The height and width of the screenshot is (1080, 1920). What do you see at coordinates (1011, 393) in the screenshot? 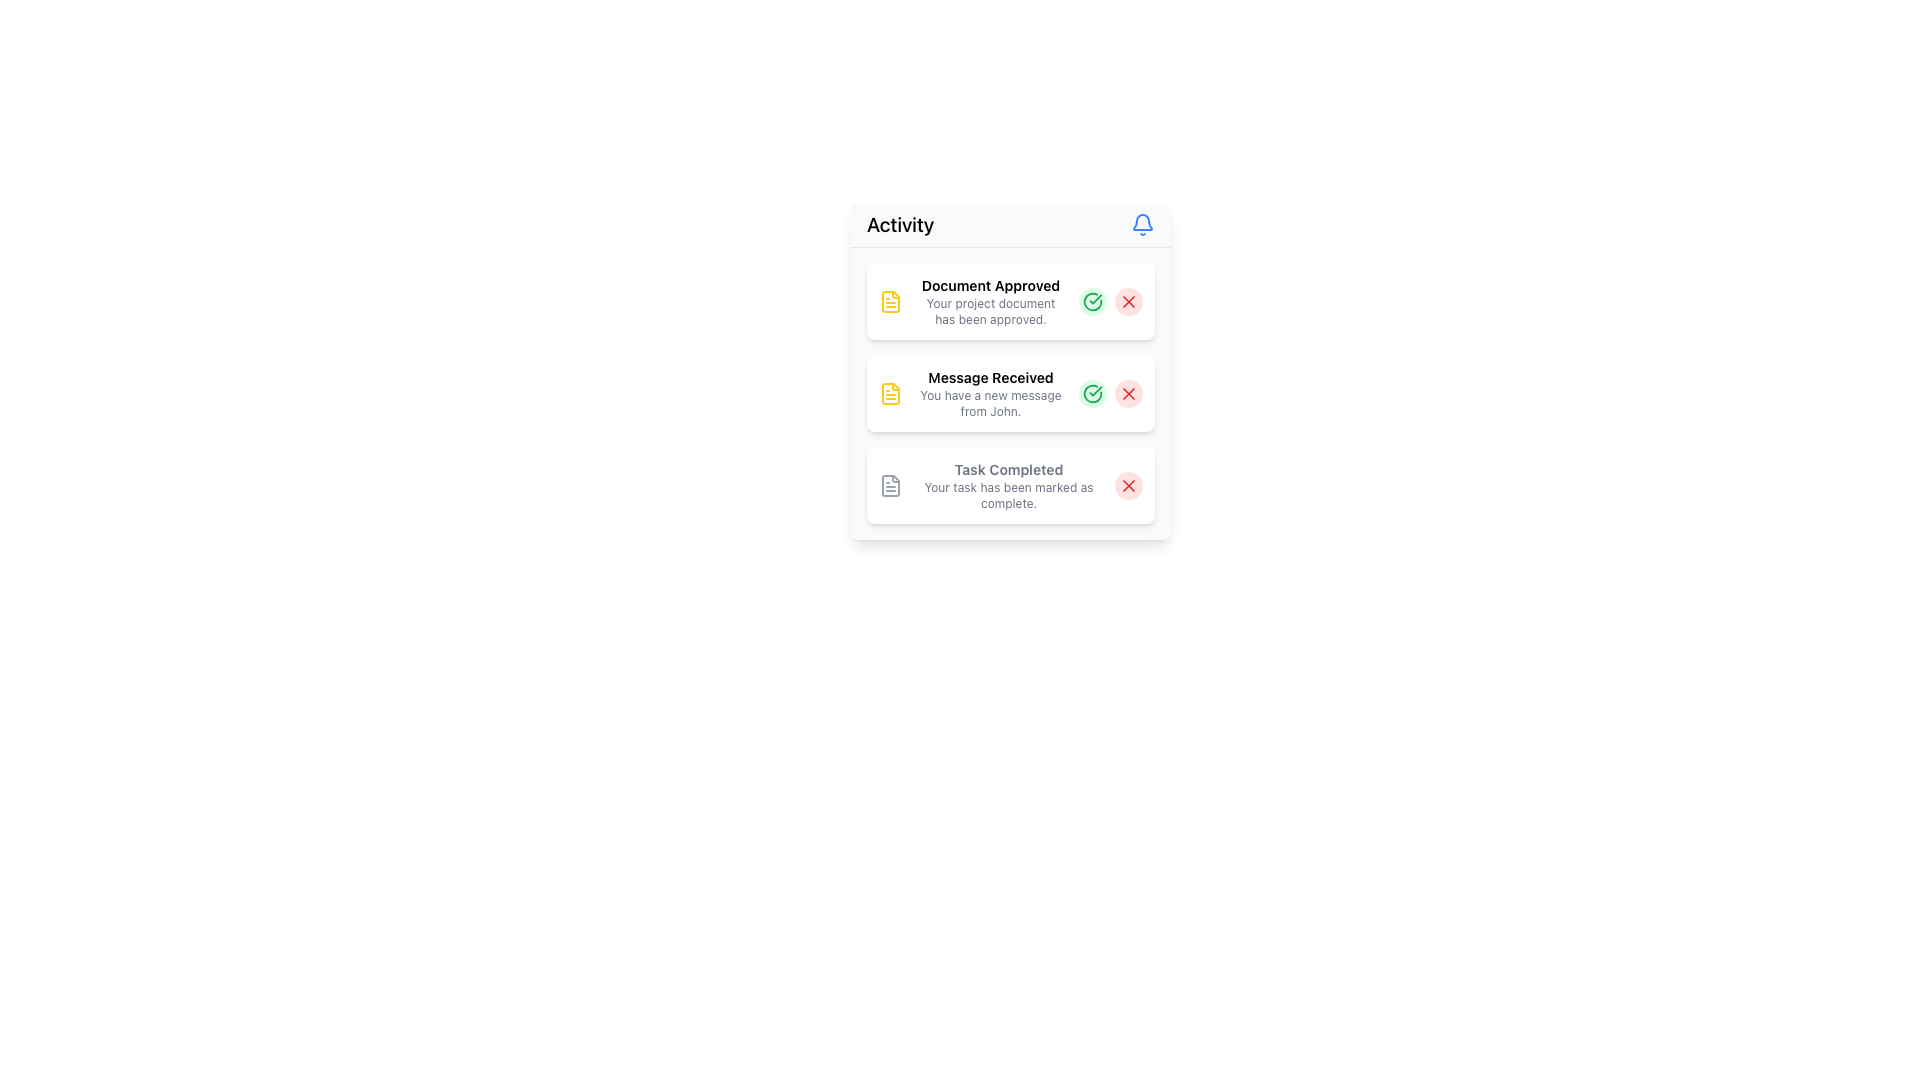
I see `the notification list element styled as a vertical list located in the 'Activity' card layout` at bounding box center [1011, 393].